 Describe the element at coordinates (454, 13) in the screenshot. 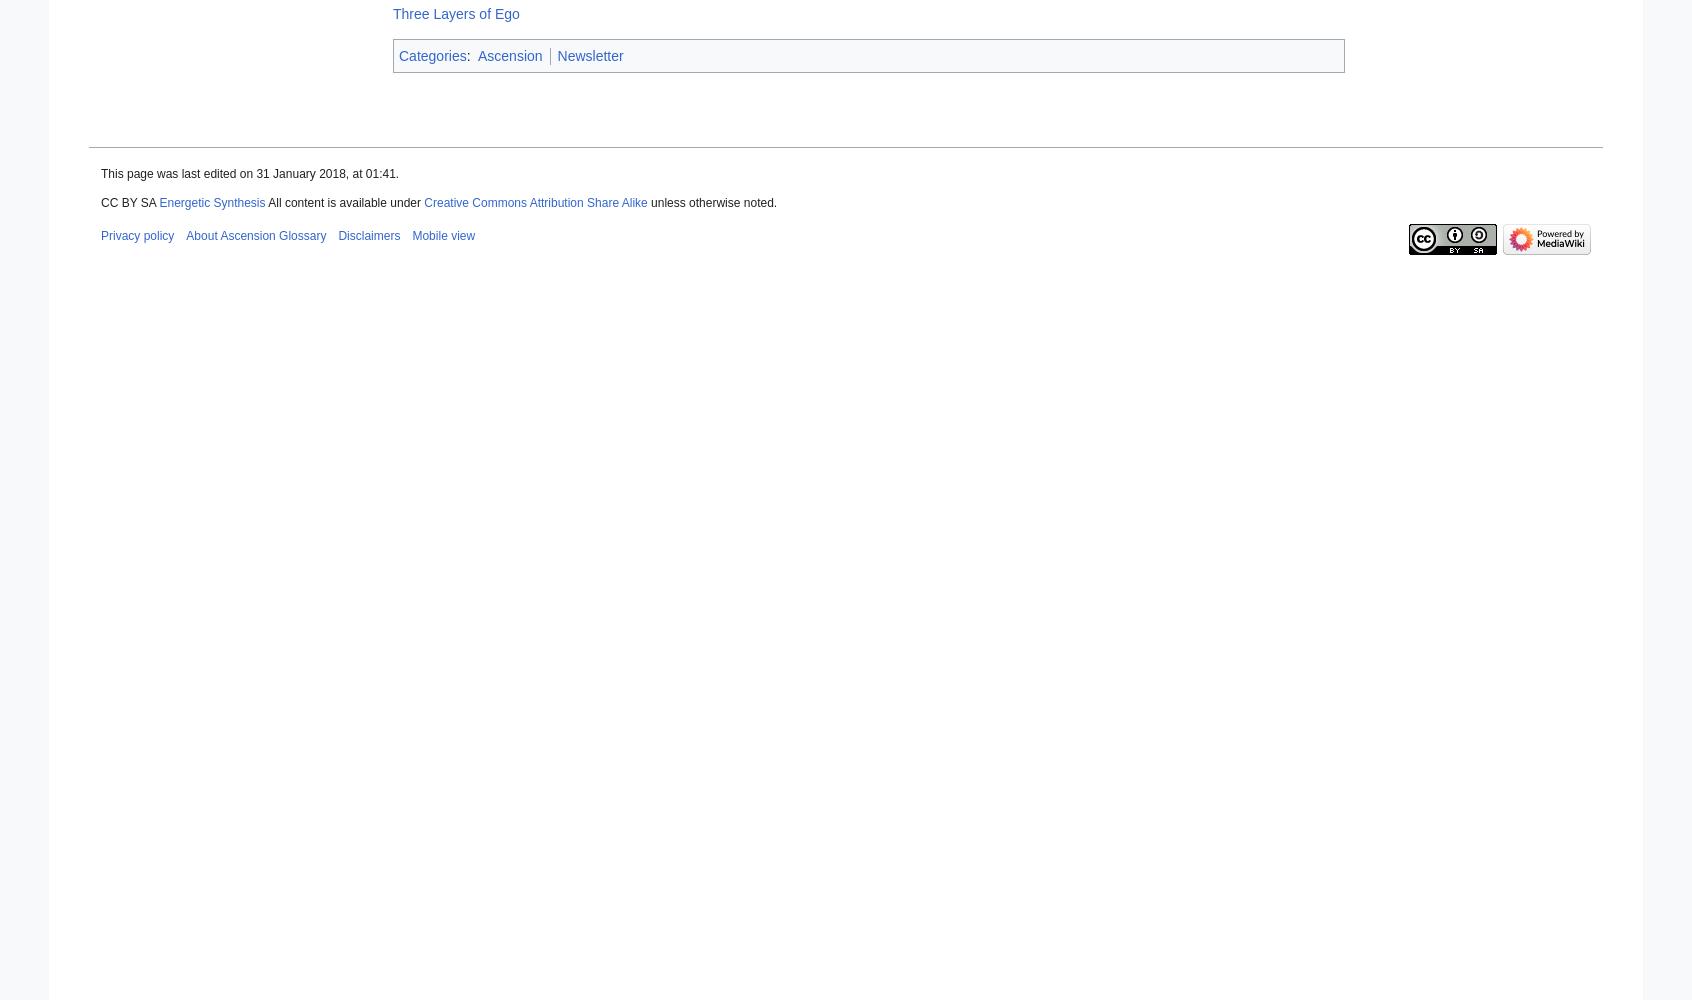

I see `'Three Layers of Ego'` at that location.